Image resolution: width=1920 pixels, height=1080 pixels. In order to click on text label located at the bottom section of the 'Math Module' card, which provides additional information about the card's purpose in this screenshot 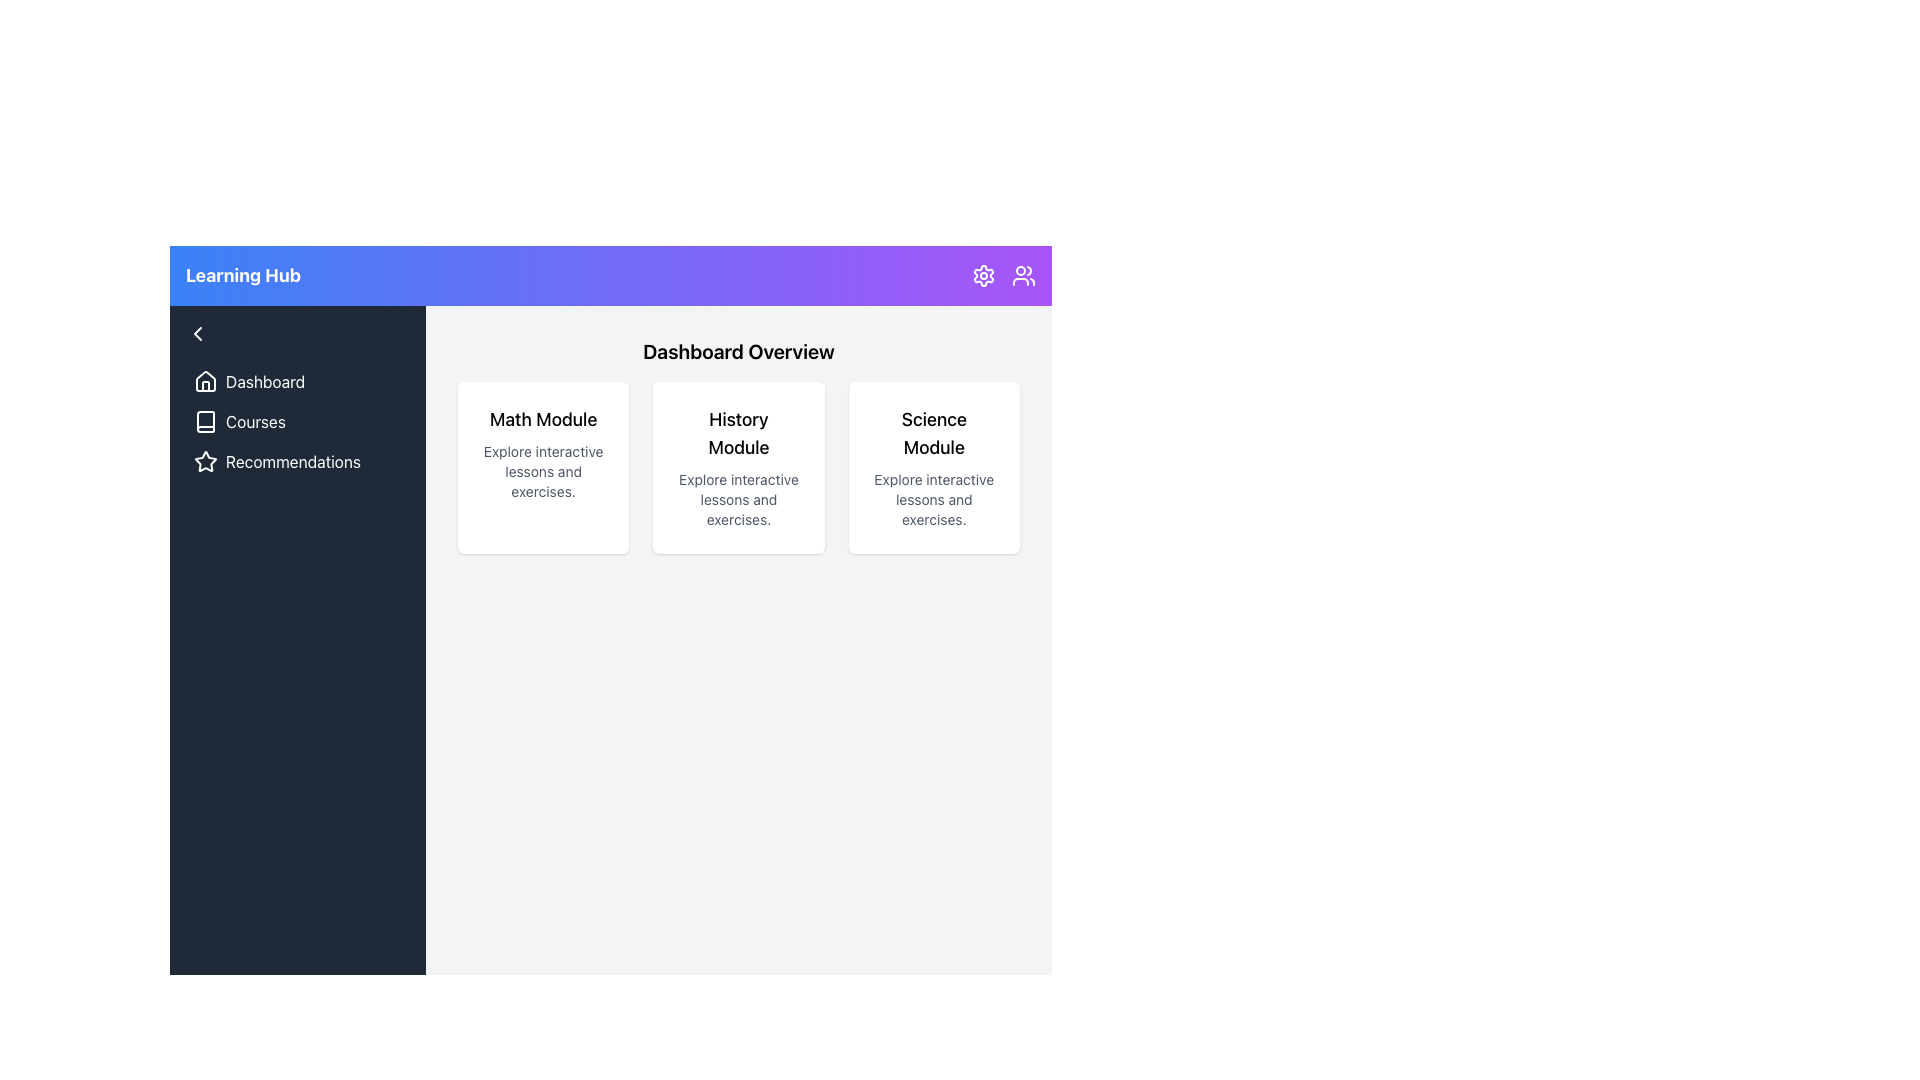, I will do `click(543, 471)`.